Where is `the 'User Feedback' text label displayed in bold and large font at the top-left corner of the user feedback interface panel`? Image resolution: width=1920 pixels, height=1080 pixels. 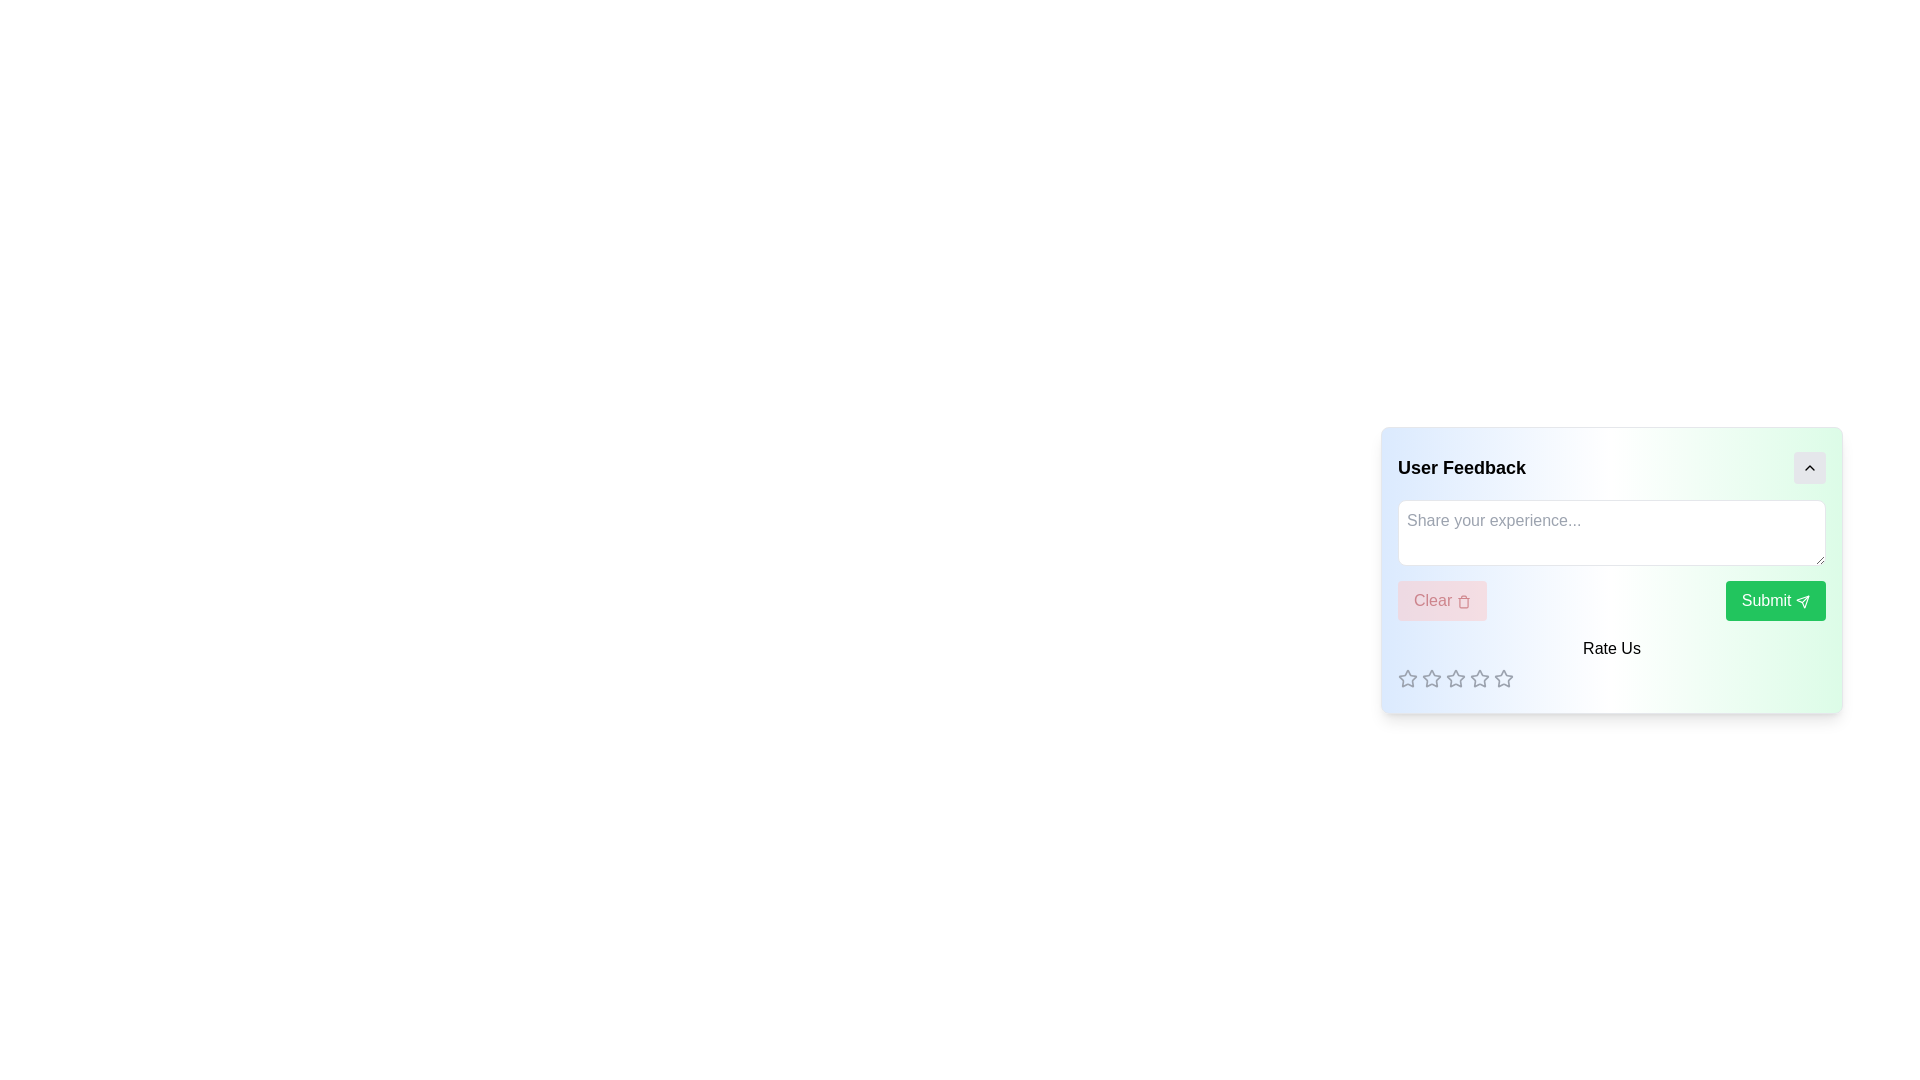 the 'User Feedback' text label displayed in bold and large font at the top-left corner of the user feedback interface panel is located at coordinates (1462, 467).